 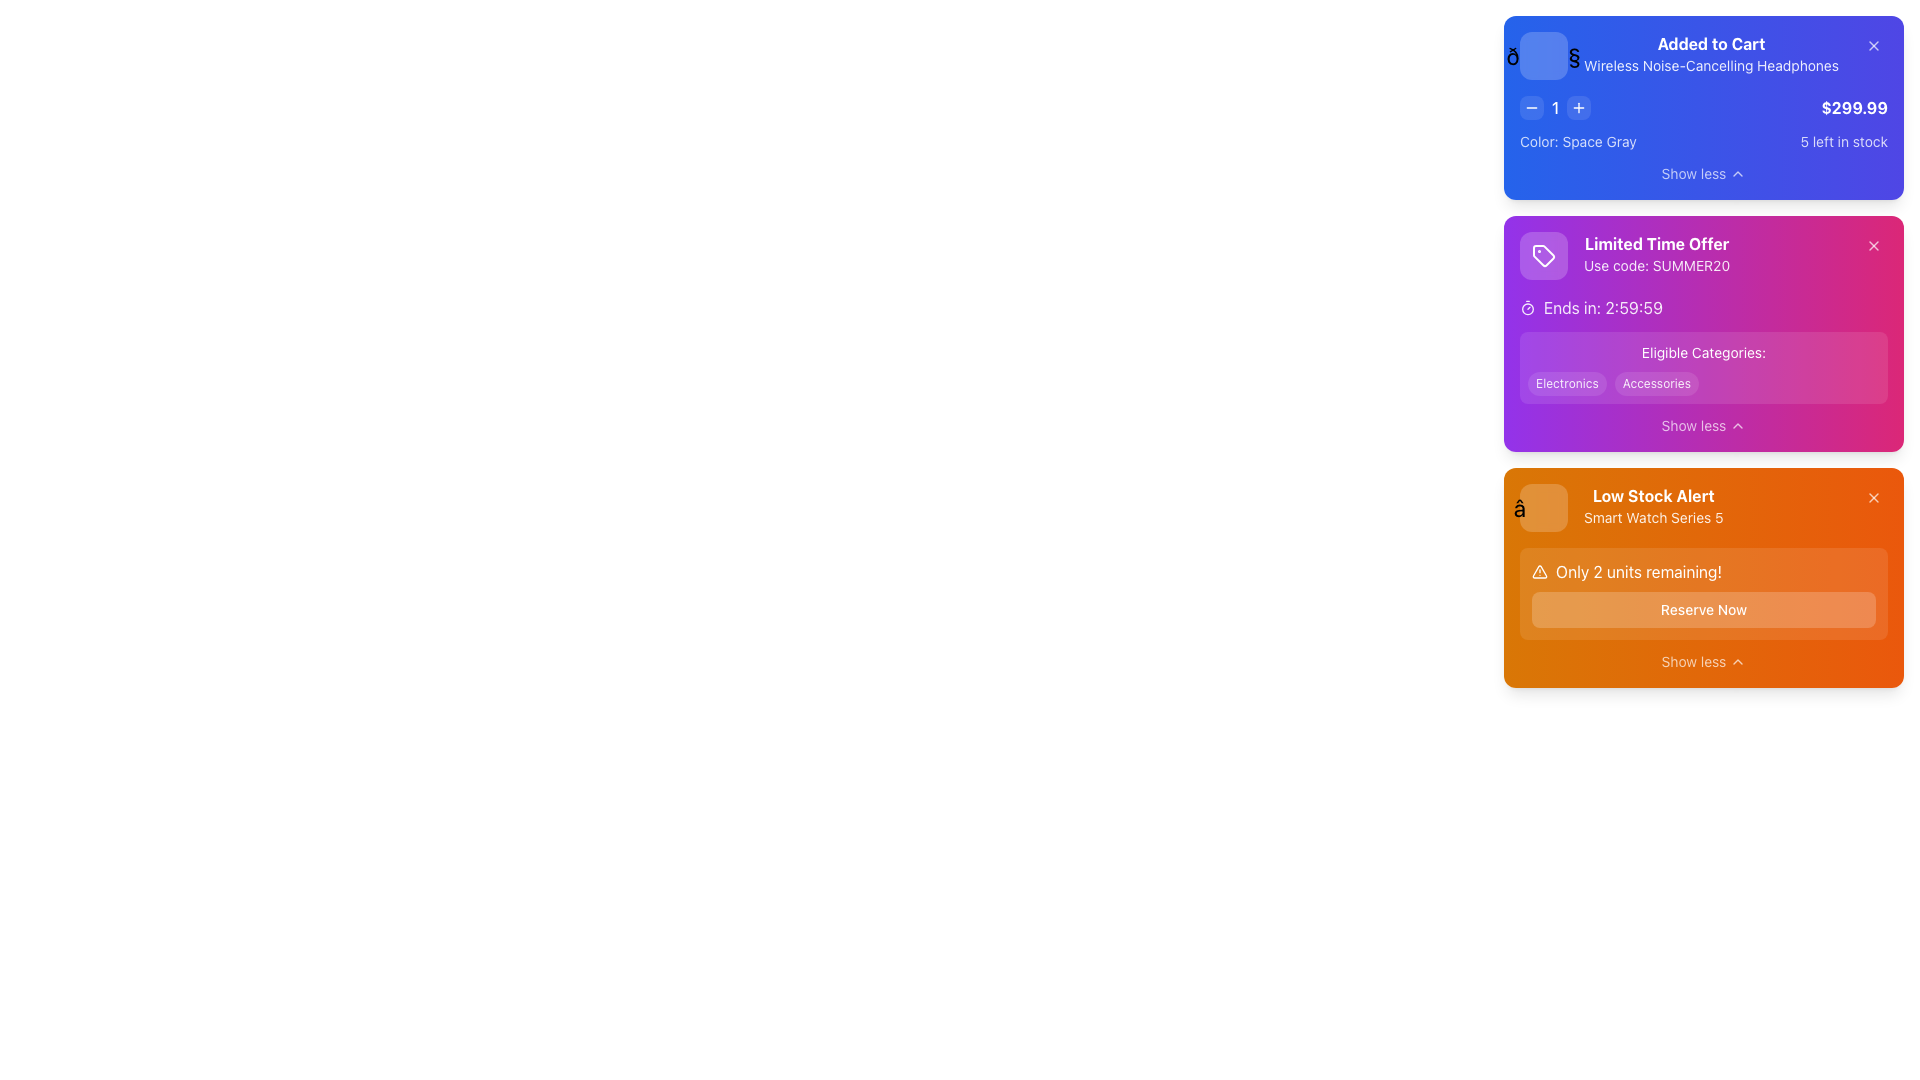 What do you see at coordinates (1543, 254) in the screenshot?
I see `the promotional icon that represents a 'tag' or 'label' within the 'Limited Time Offer' card located on the left side of the card's header` at bounding box center [1543, 254].